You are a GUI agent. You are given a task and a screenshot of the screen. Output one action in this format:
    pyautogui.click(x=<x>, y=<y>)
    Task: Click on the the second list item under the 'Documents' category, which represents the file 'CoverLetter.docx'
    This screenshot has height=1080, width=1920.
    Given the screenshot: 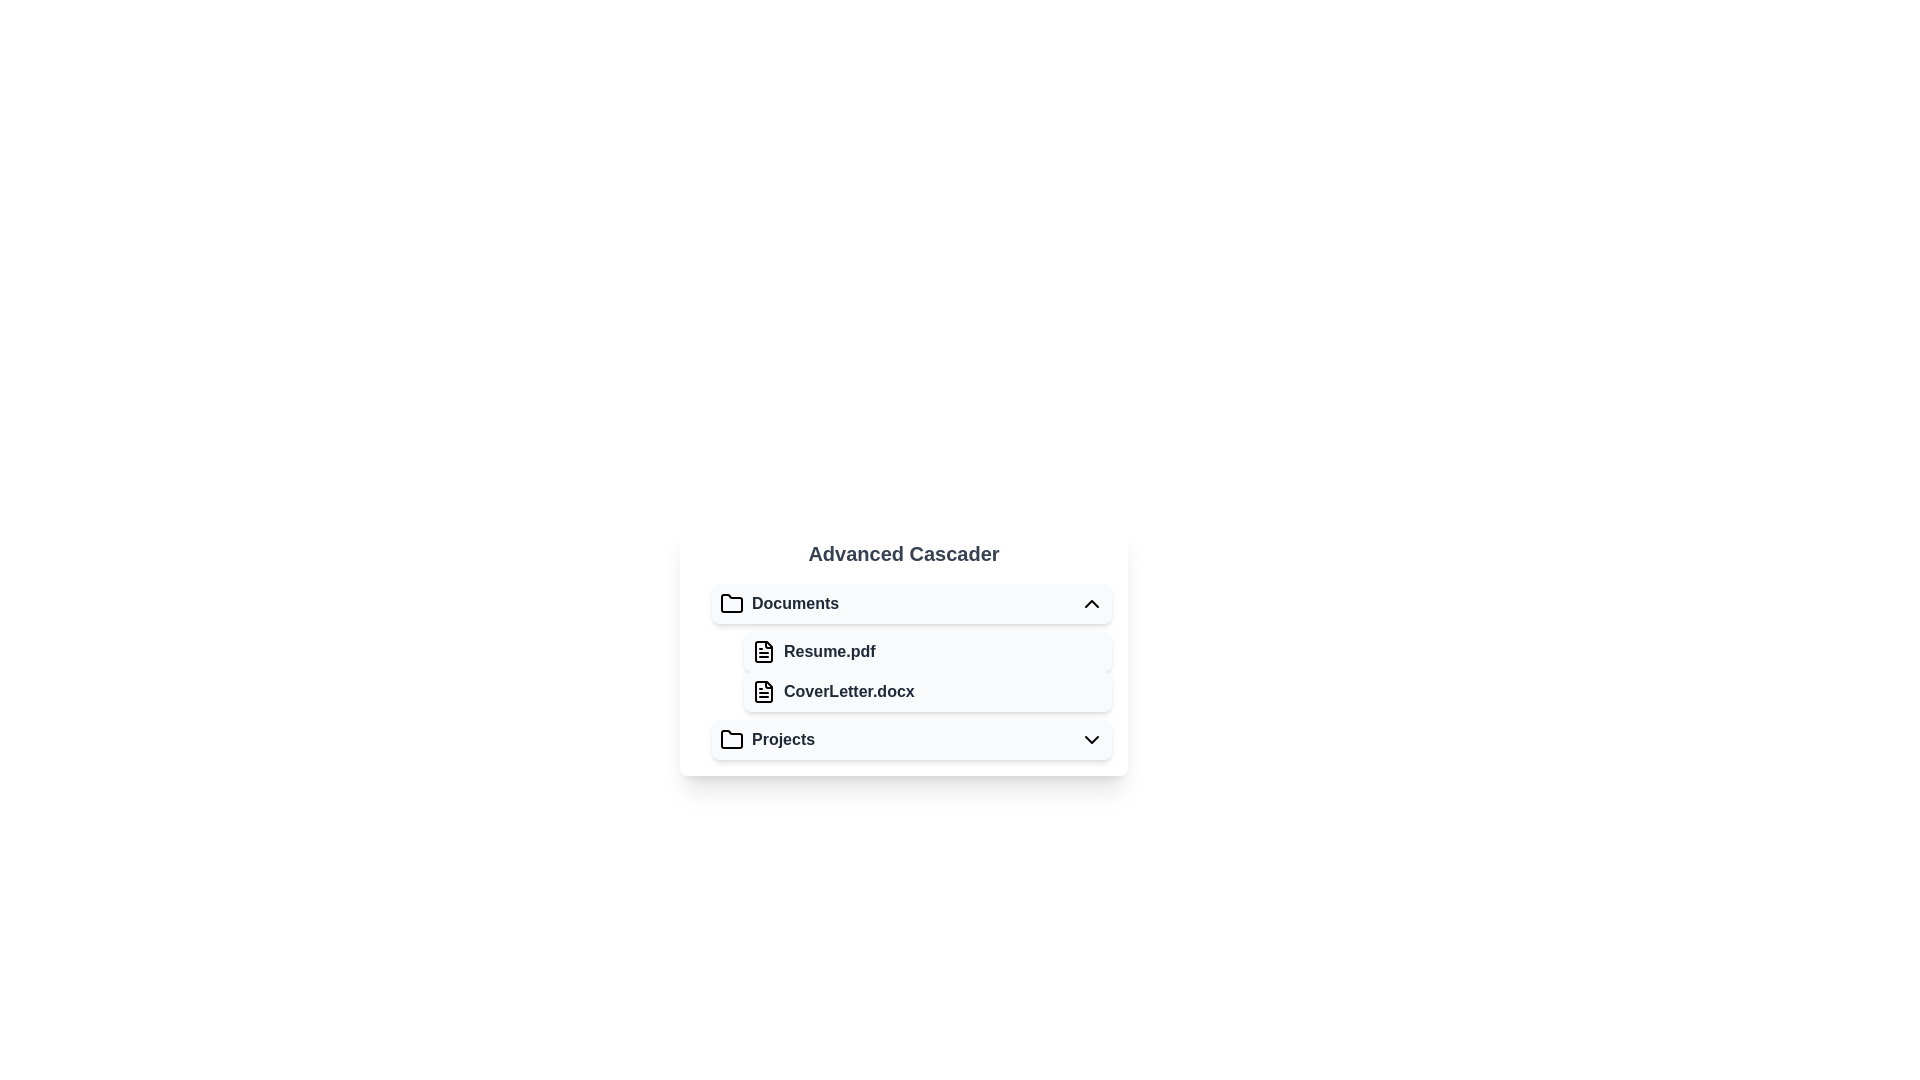 What is the action you would take?
    pyautogui.click(x=919, y=690)
    